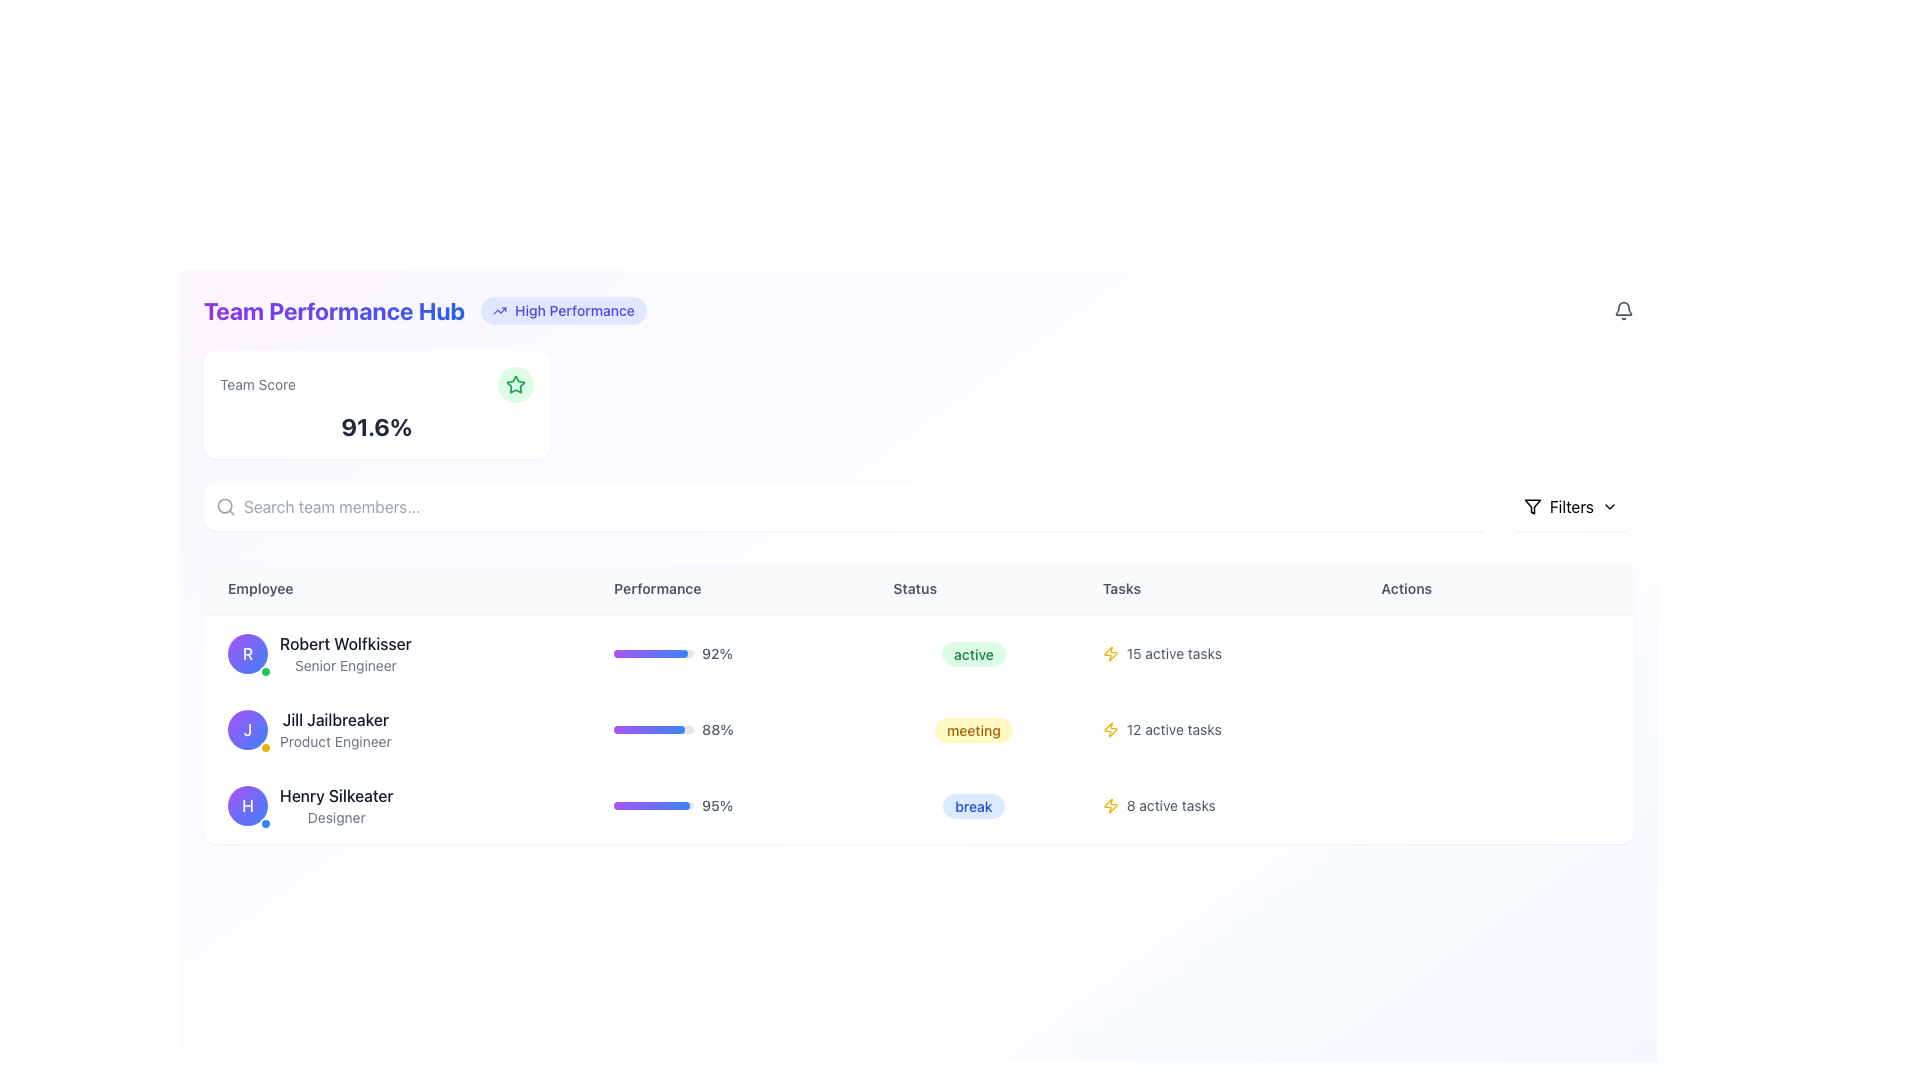 The height and width of the screenshot is (1080, 1920). Describe the element at coordinates (335, 720) in the screenshot. I see `the text label displaying the name 'Jill Jailbreaker' to potentially see additional details` at that location.